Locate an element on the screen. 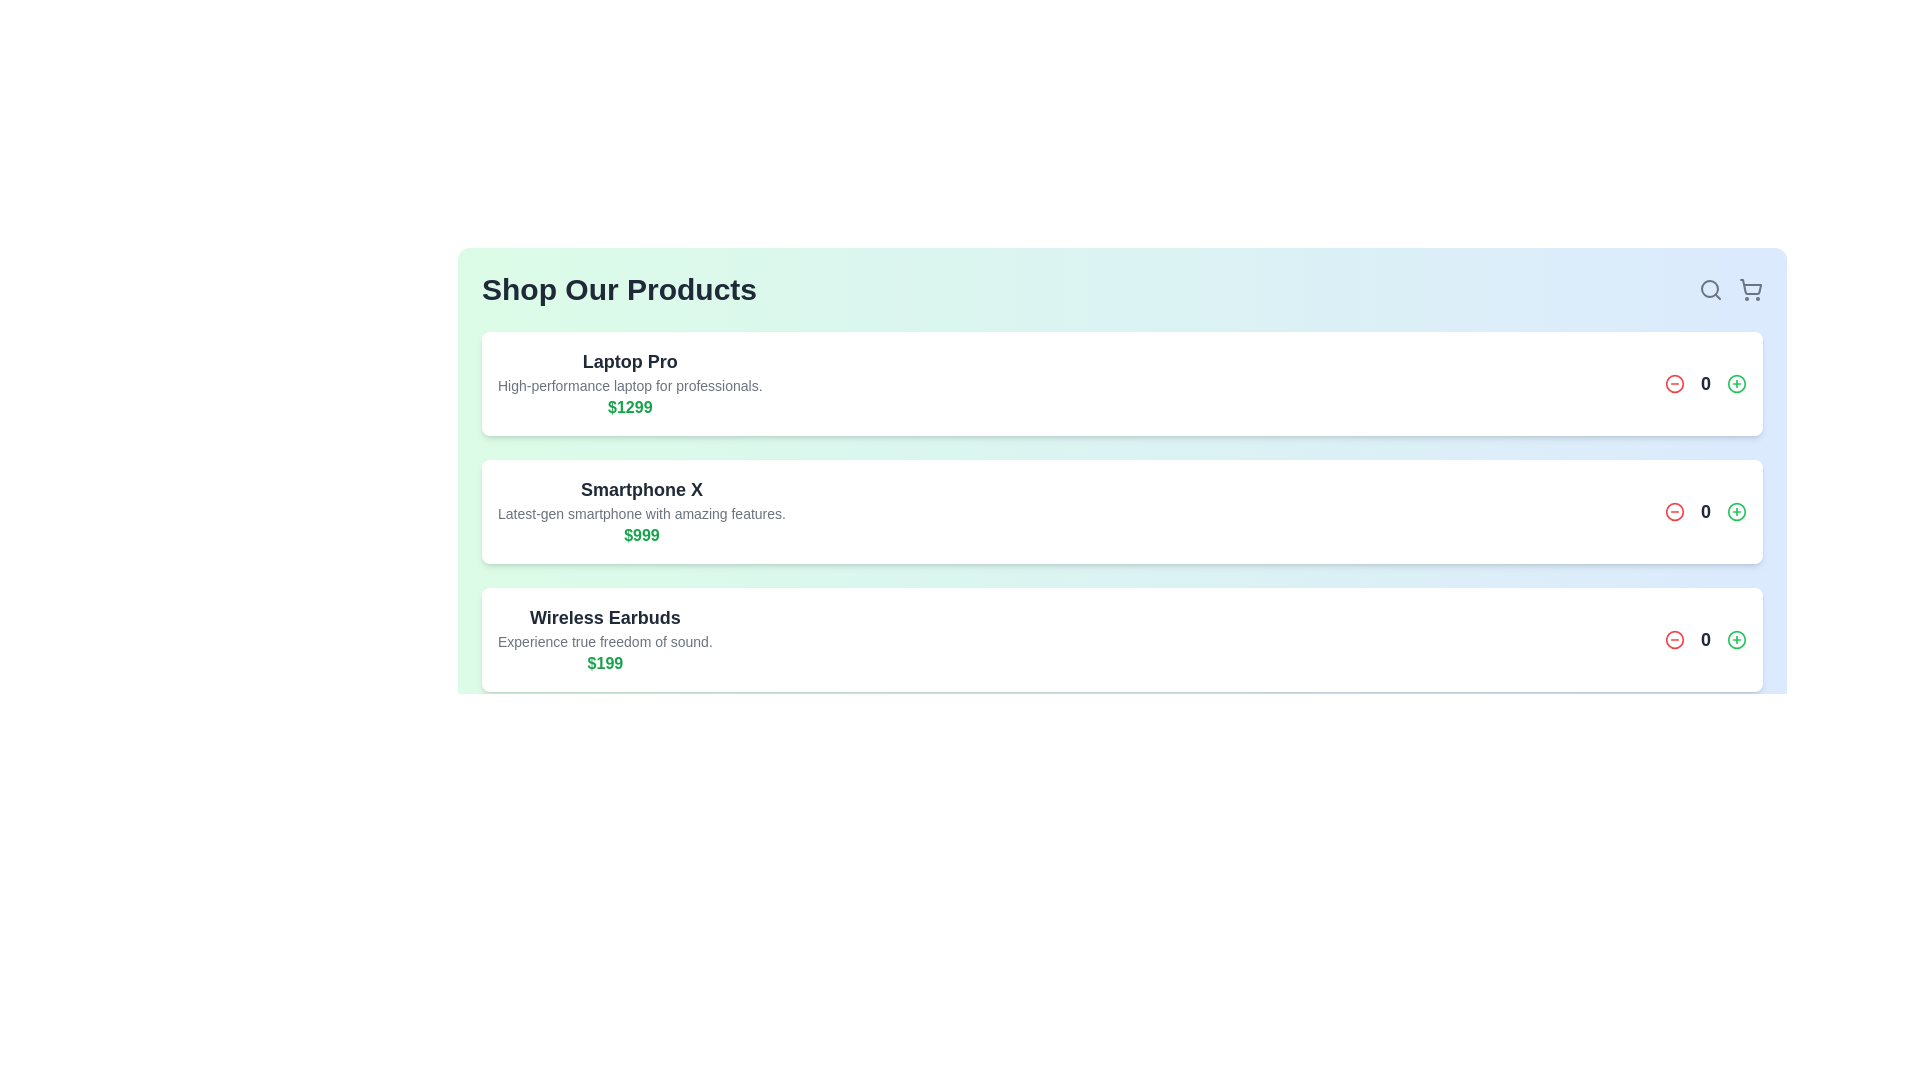 The width and height of the screenshot is (1920, 1080). the shopping cart icon to open the shopping cart is located at coordinates (1750, 289).